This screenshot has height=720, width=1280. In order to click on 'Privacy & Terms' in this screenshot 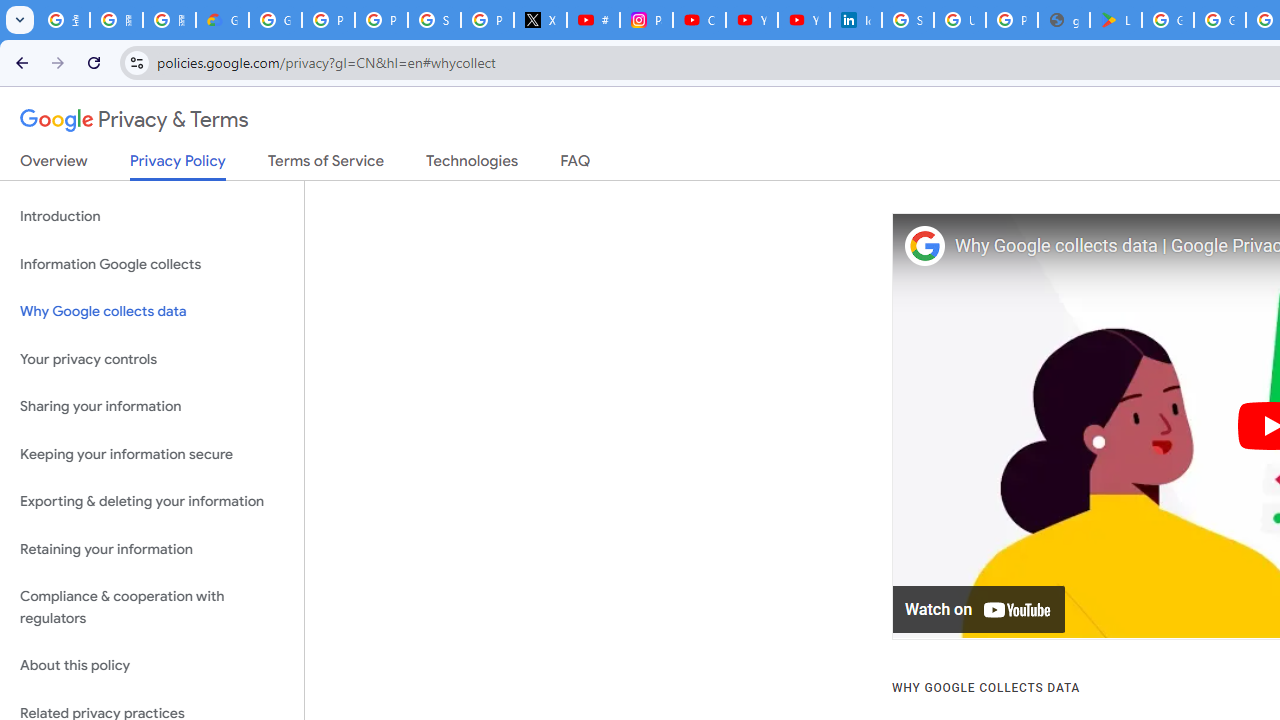, I will do `click(134, 120)`.